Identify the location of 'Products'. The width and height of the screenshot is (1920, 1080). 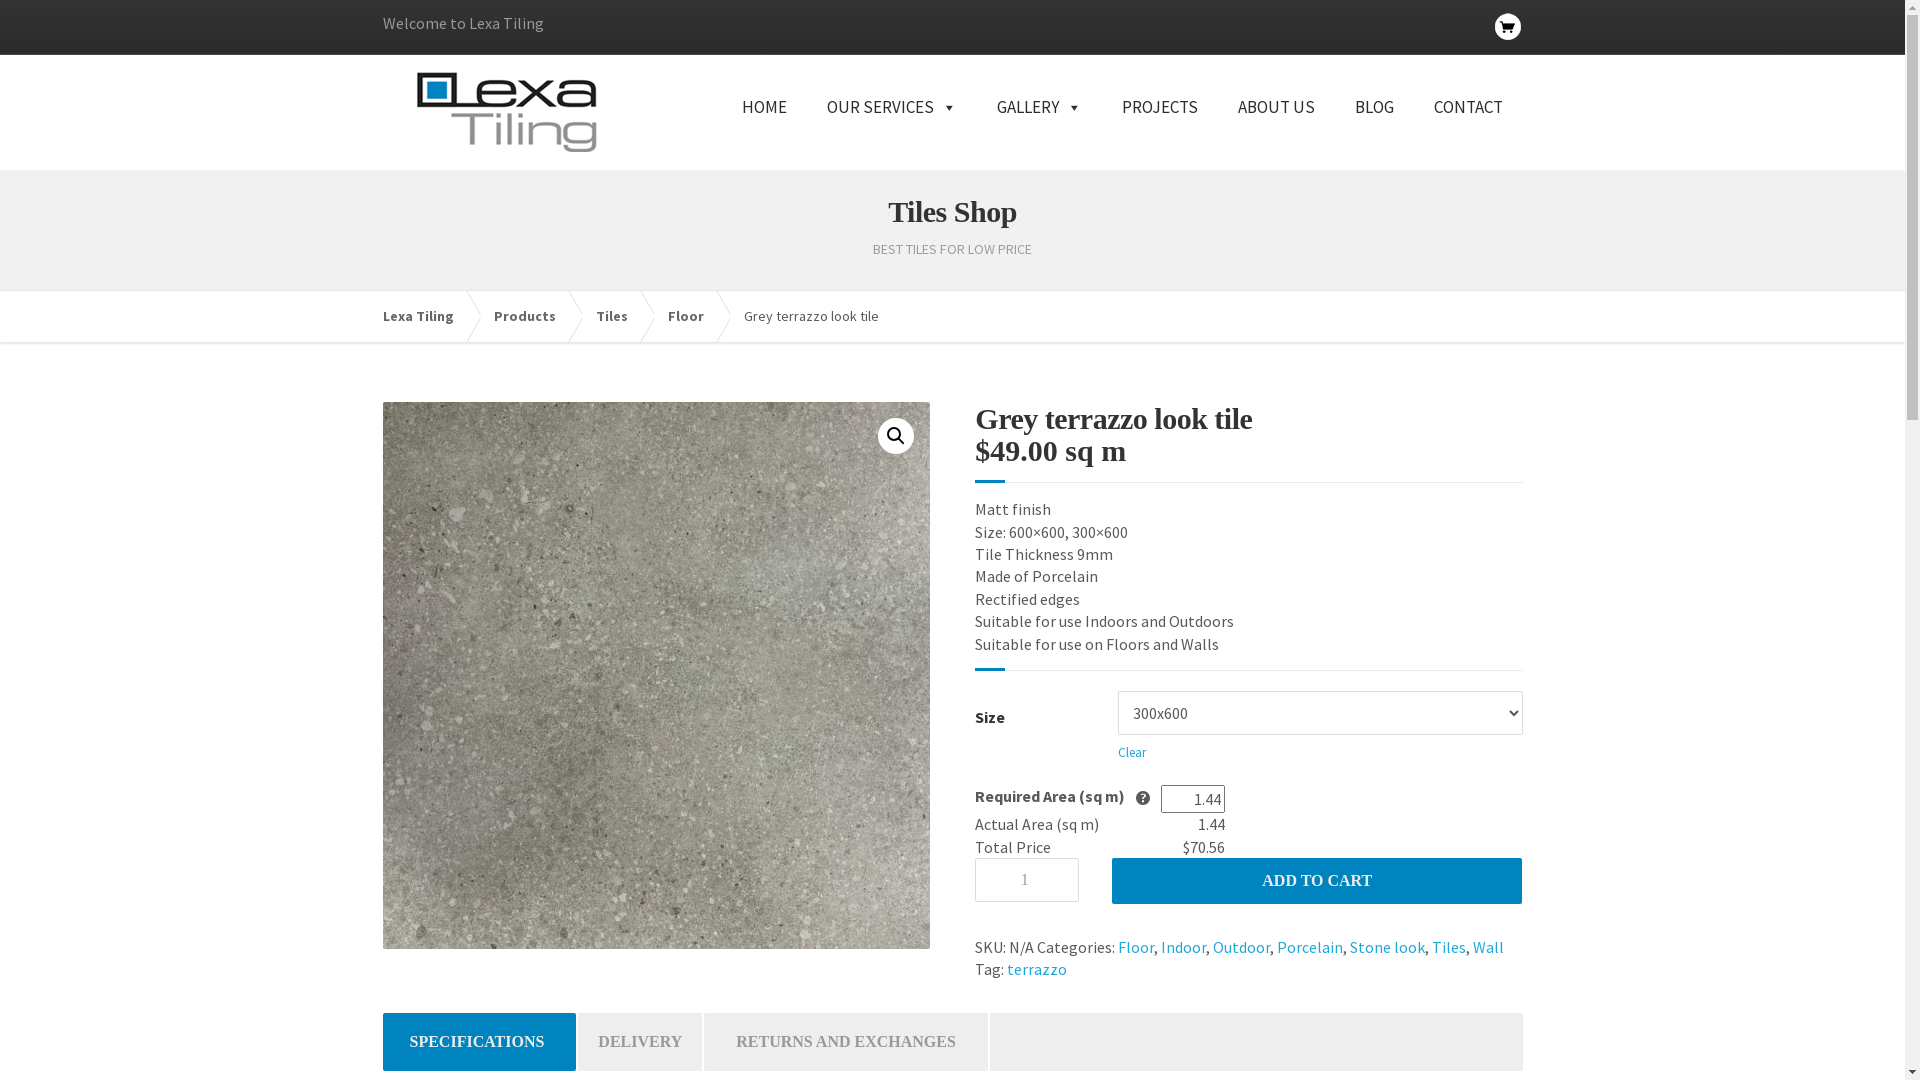
(534, 315).